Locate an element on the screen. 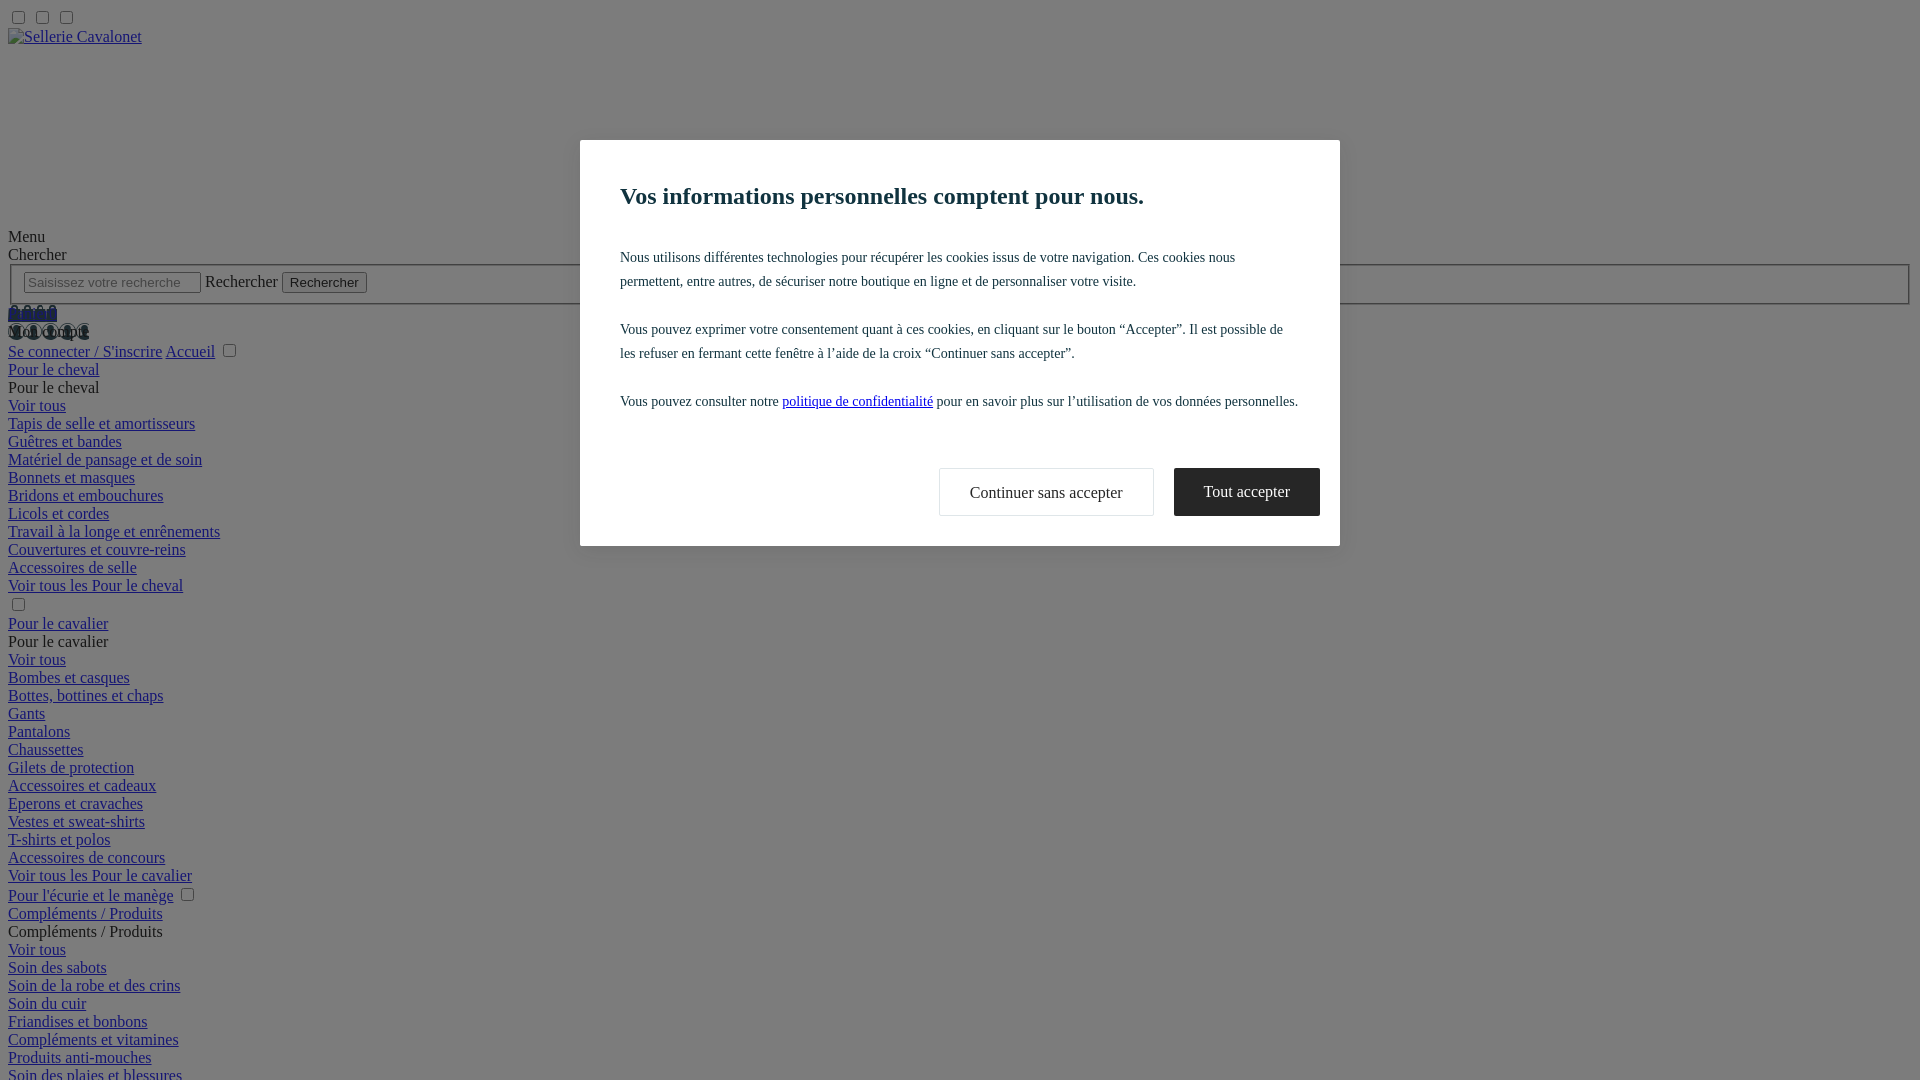 This screenshot has height=1080, width=1920. 'Rechercher' is located at coordinates (324, 282).